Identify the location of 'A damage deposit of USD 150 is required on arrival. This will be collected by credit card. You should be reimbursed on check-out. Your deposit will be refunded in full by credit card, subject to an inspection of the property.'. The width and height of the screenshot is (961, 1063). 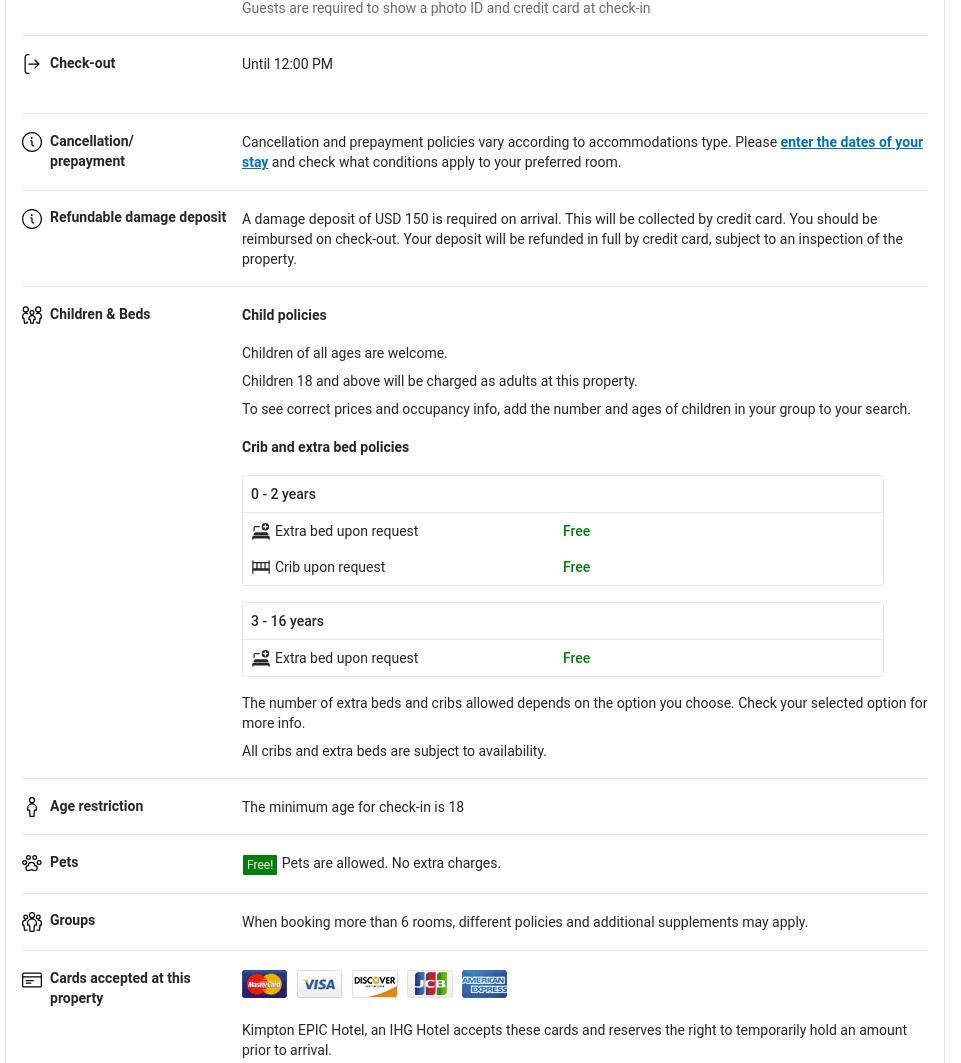
(570, 238).